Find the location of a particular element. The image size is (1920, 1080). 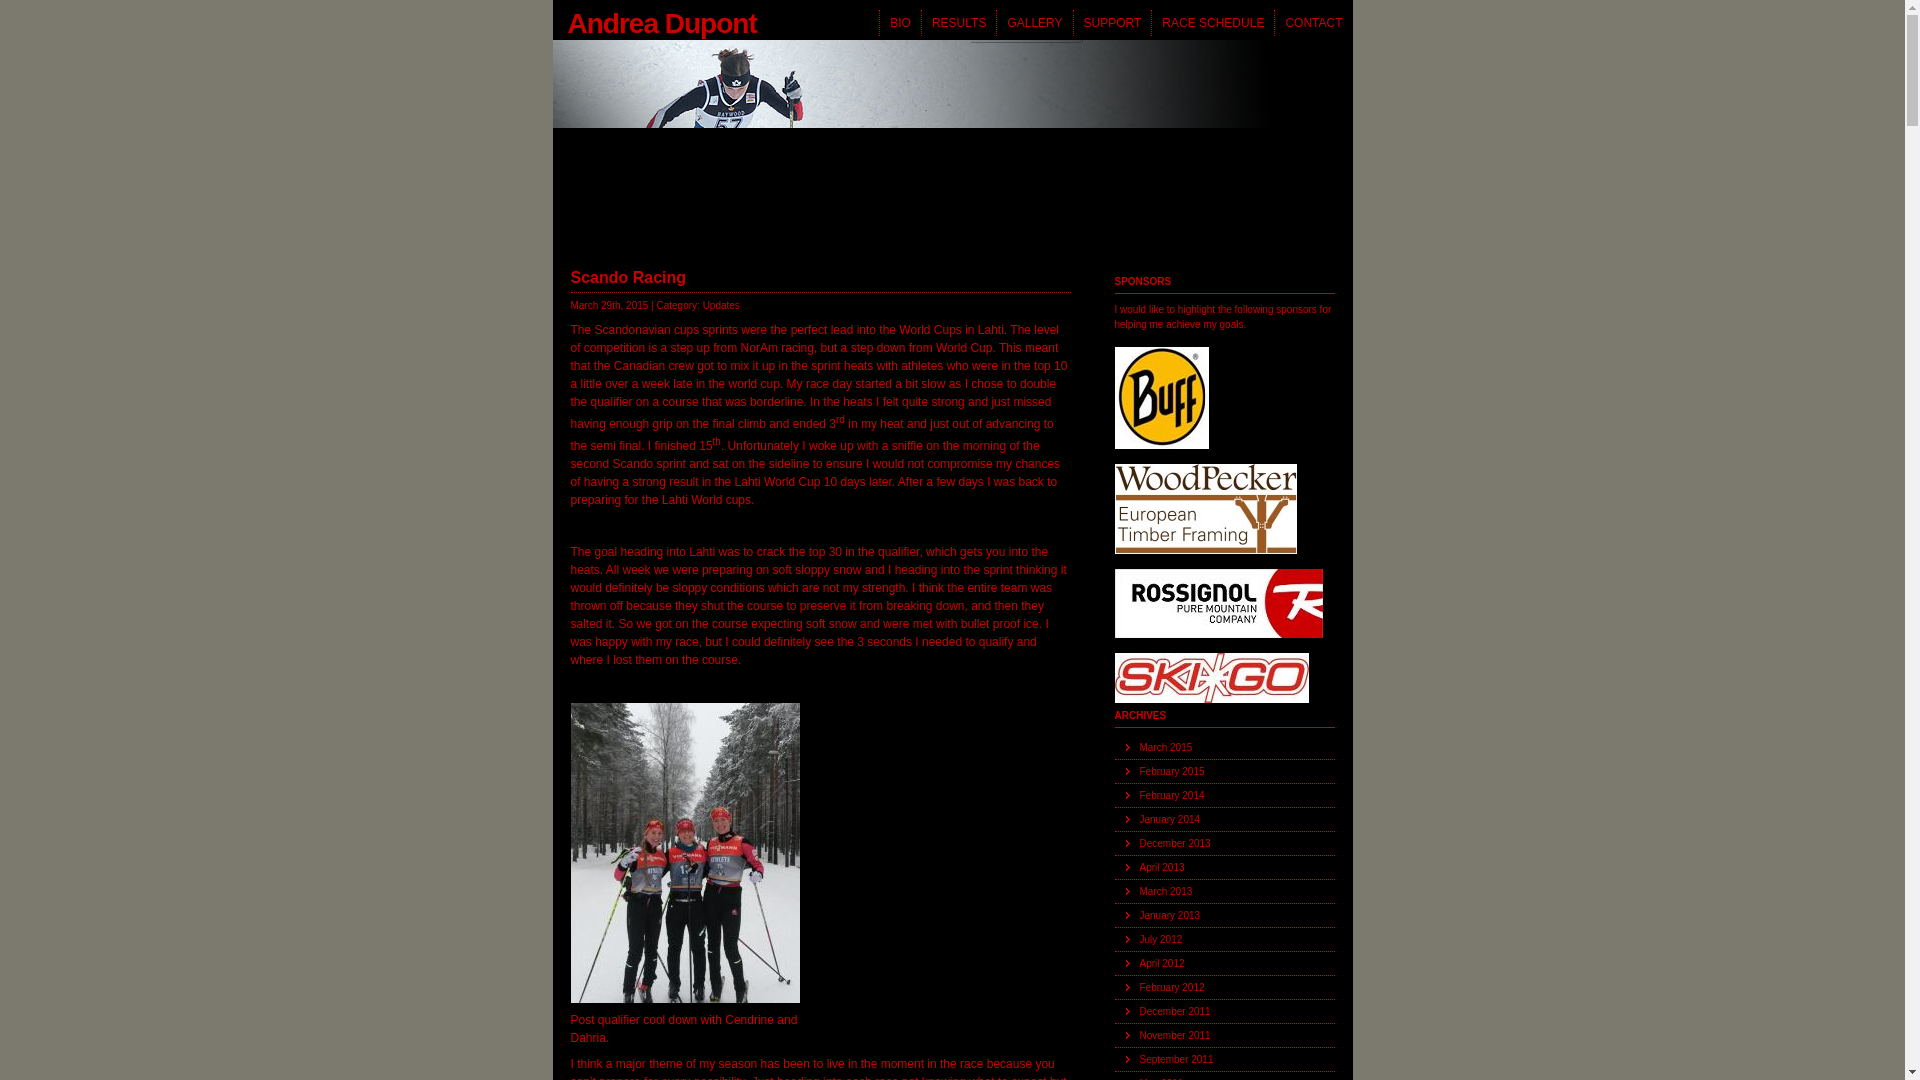

'January 2013' is located at coordinates (1223, 915).